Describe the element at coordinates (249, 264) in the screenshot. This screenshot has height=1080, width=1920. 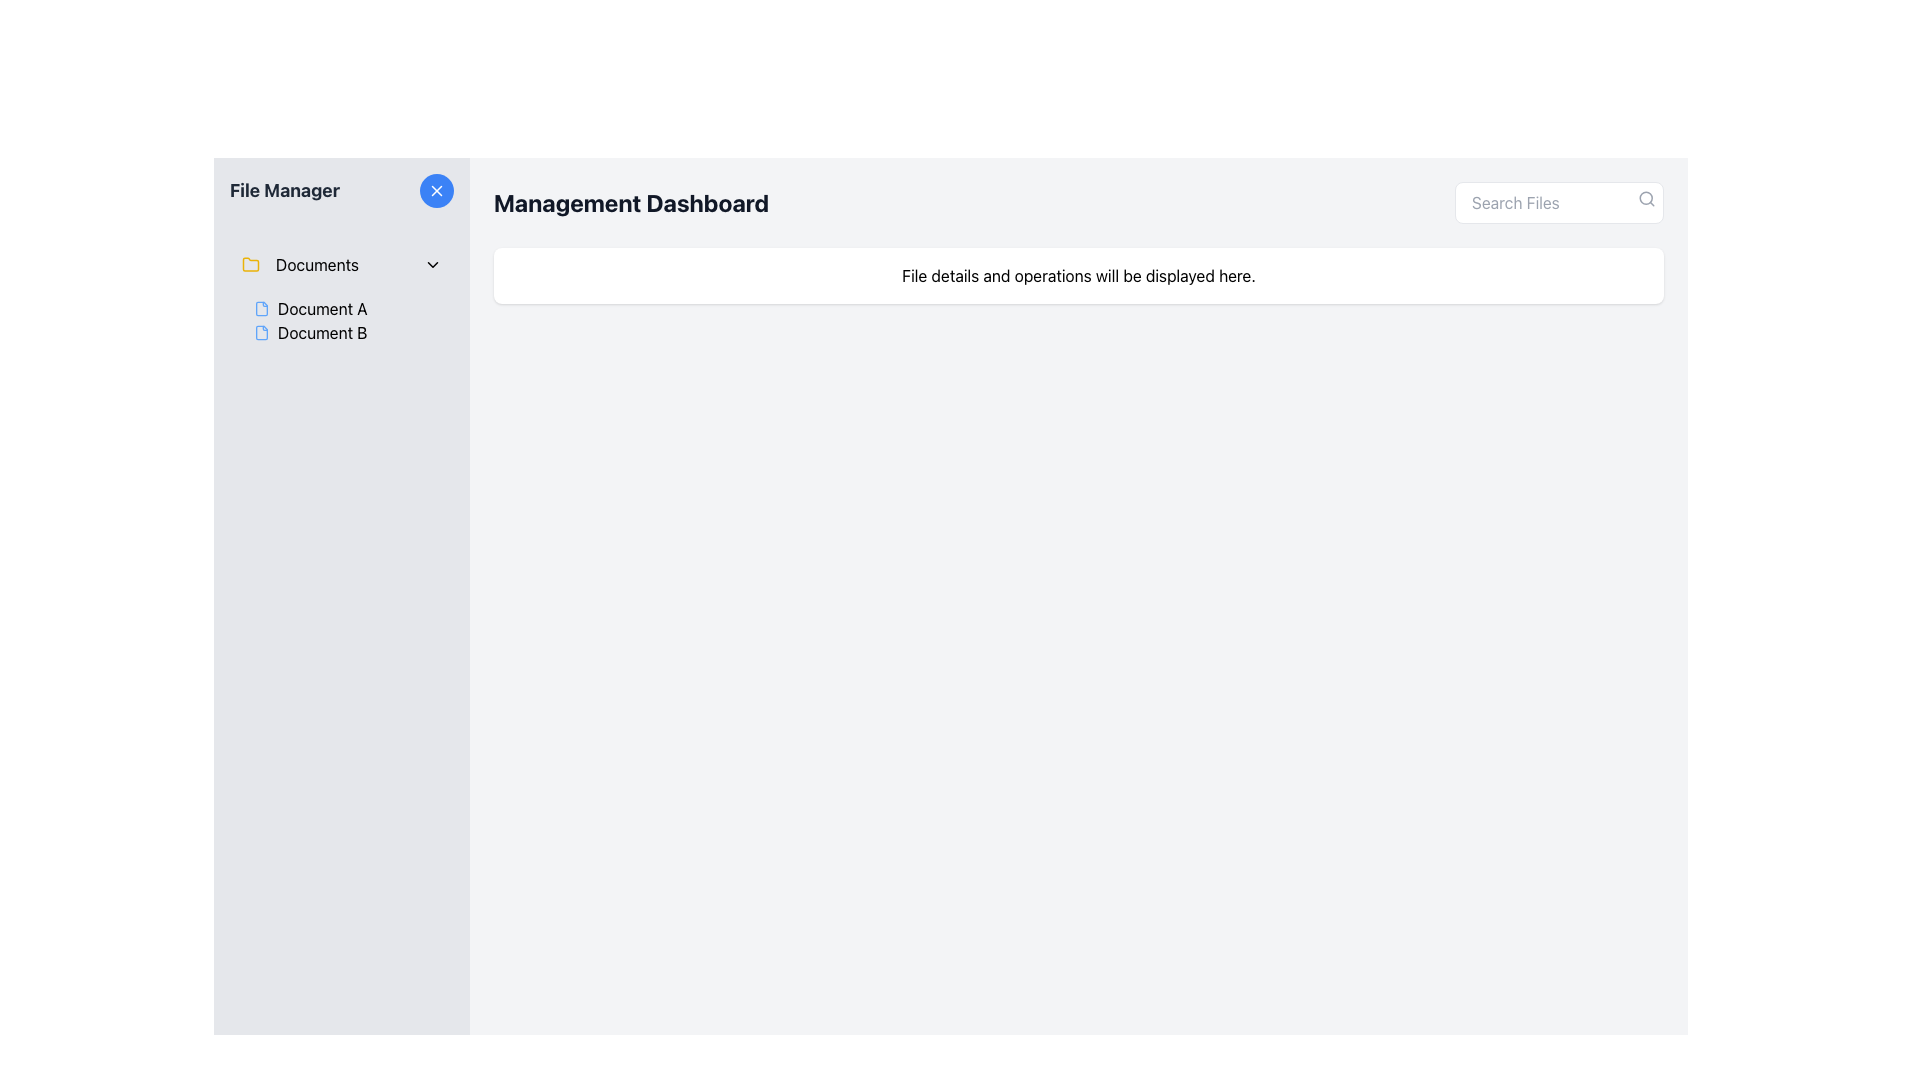
I see `the folder icon located at the beginning of the 'Documents' list item, which is characterized by a yellow outline and minimalistic design` at that location.